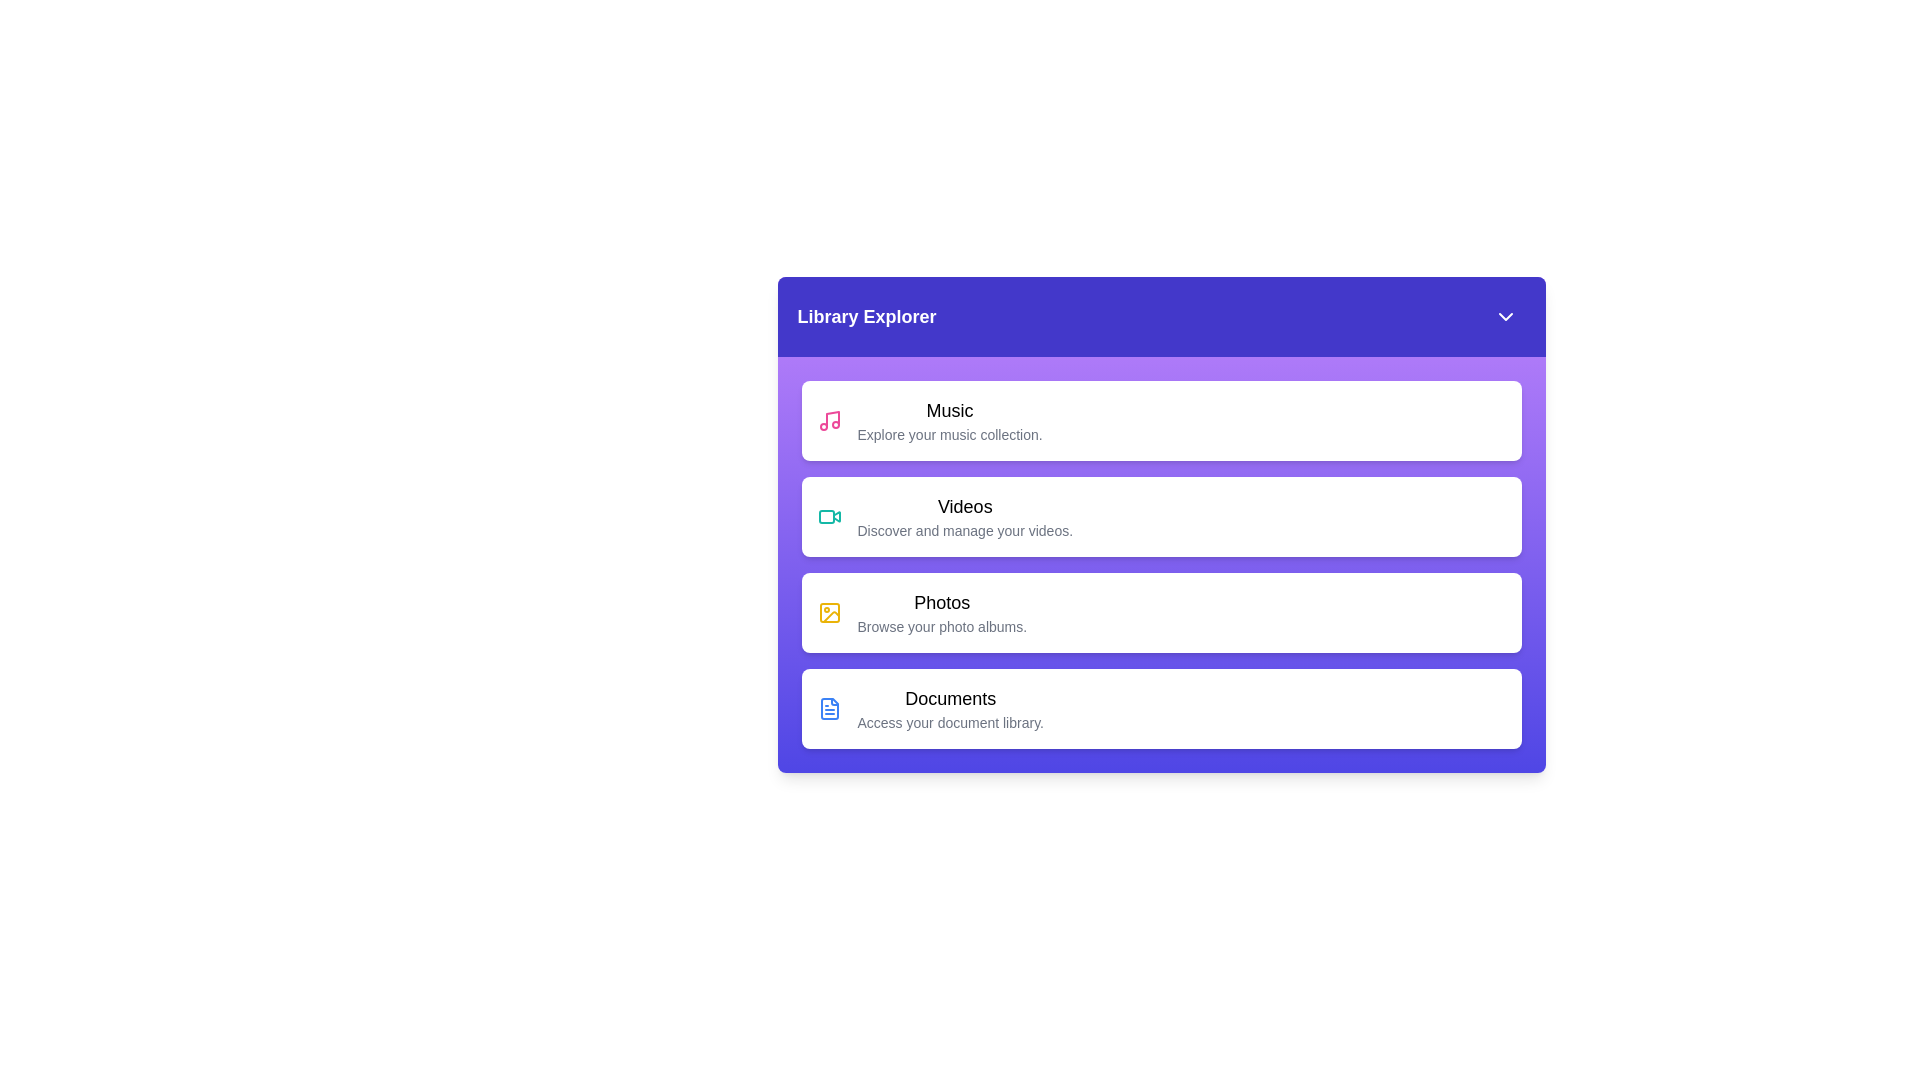 The width and height of the screenshot is (1920, 1080). Describe the element at coordinates (1161, 515) in the screenshot. I see `the library item labeled Videos to select it` at that location.